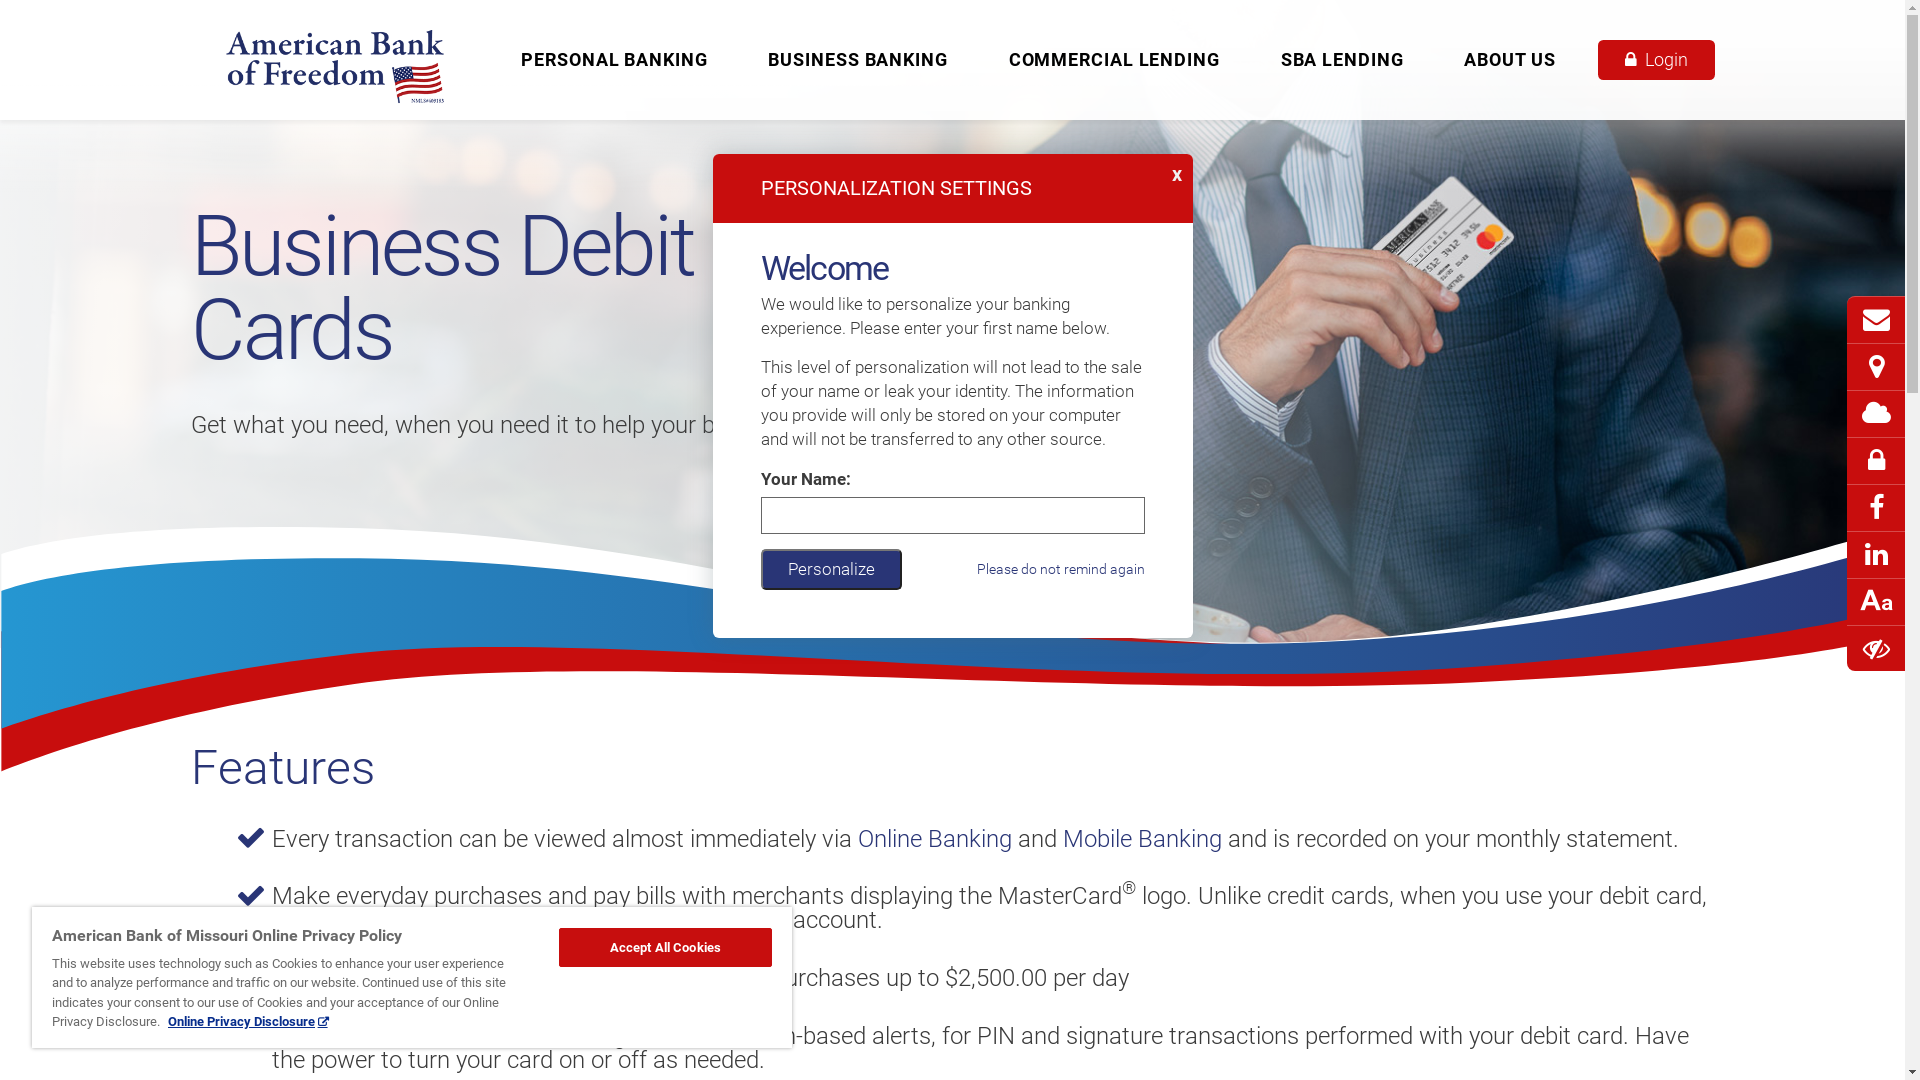 This screenshot has width=1920, height=1080. What do you see at coordinates (1875, 564) in the screenshot?
I see `'LinkedIn'` at bounding box center [1875, 564].